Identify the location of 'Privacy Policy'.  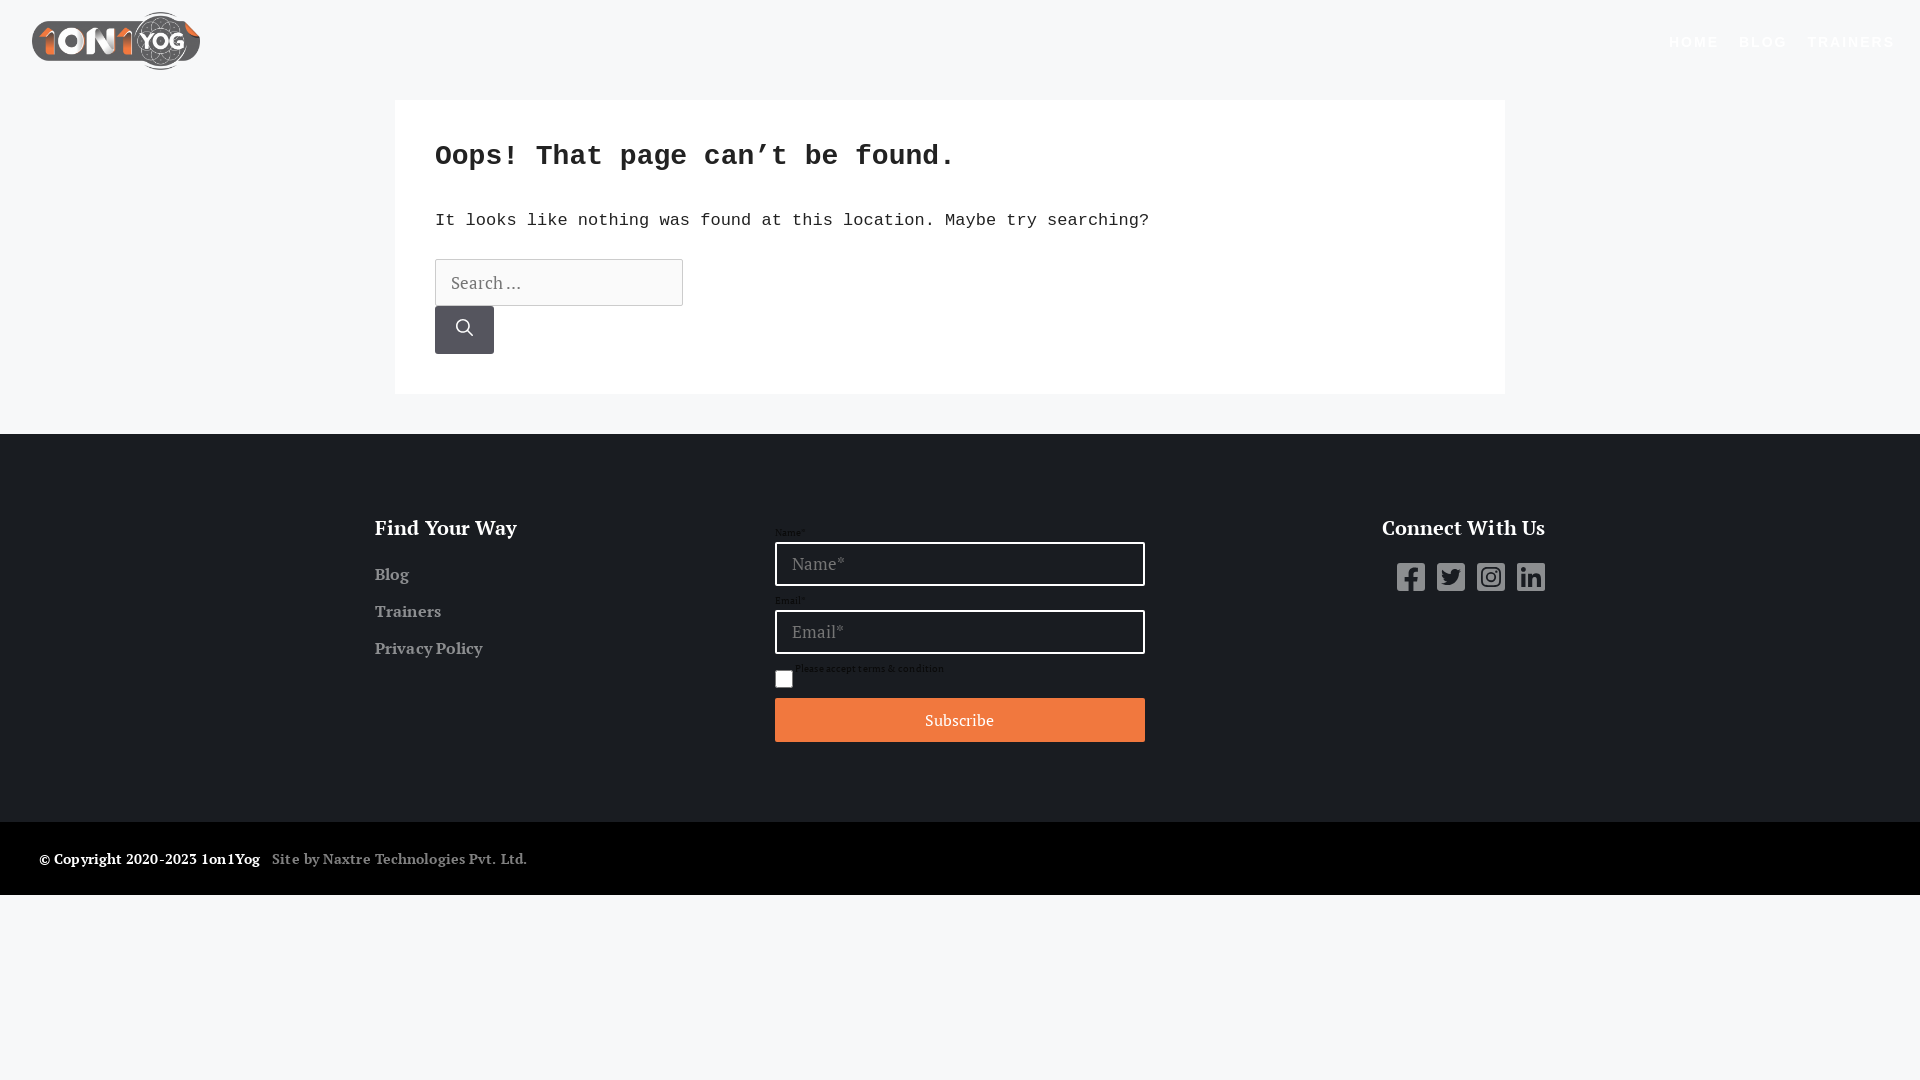
(374, 648).